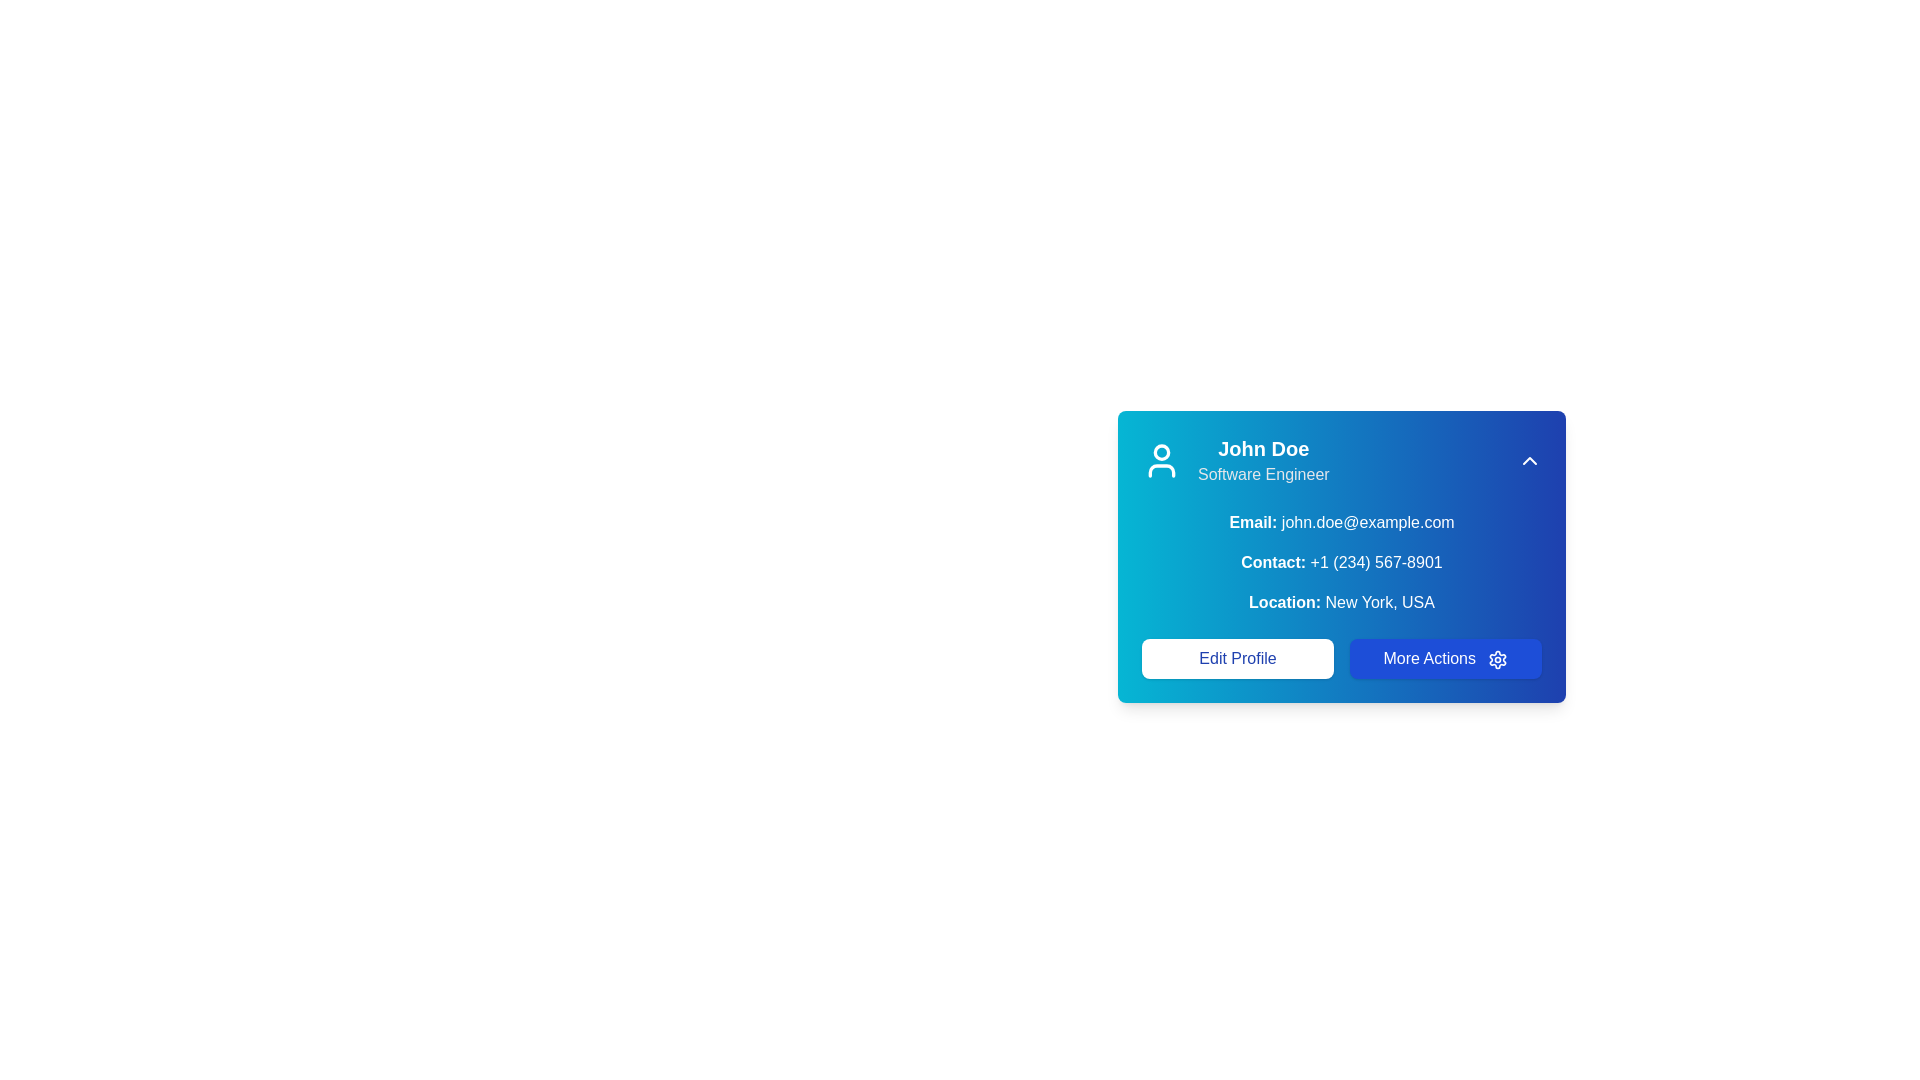 The image size is (1920, 1080). What do you see at coordinates (1498, 659) in the screenshot?
I see `the settings icon, which is a gear-shaped outline in blue and white hues, located to the right of the 'More Actions' button` at bounding box center [1498, 659].